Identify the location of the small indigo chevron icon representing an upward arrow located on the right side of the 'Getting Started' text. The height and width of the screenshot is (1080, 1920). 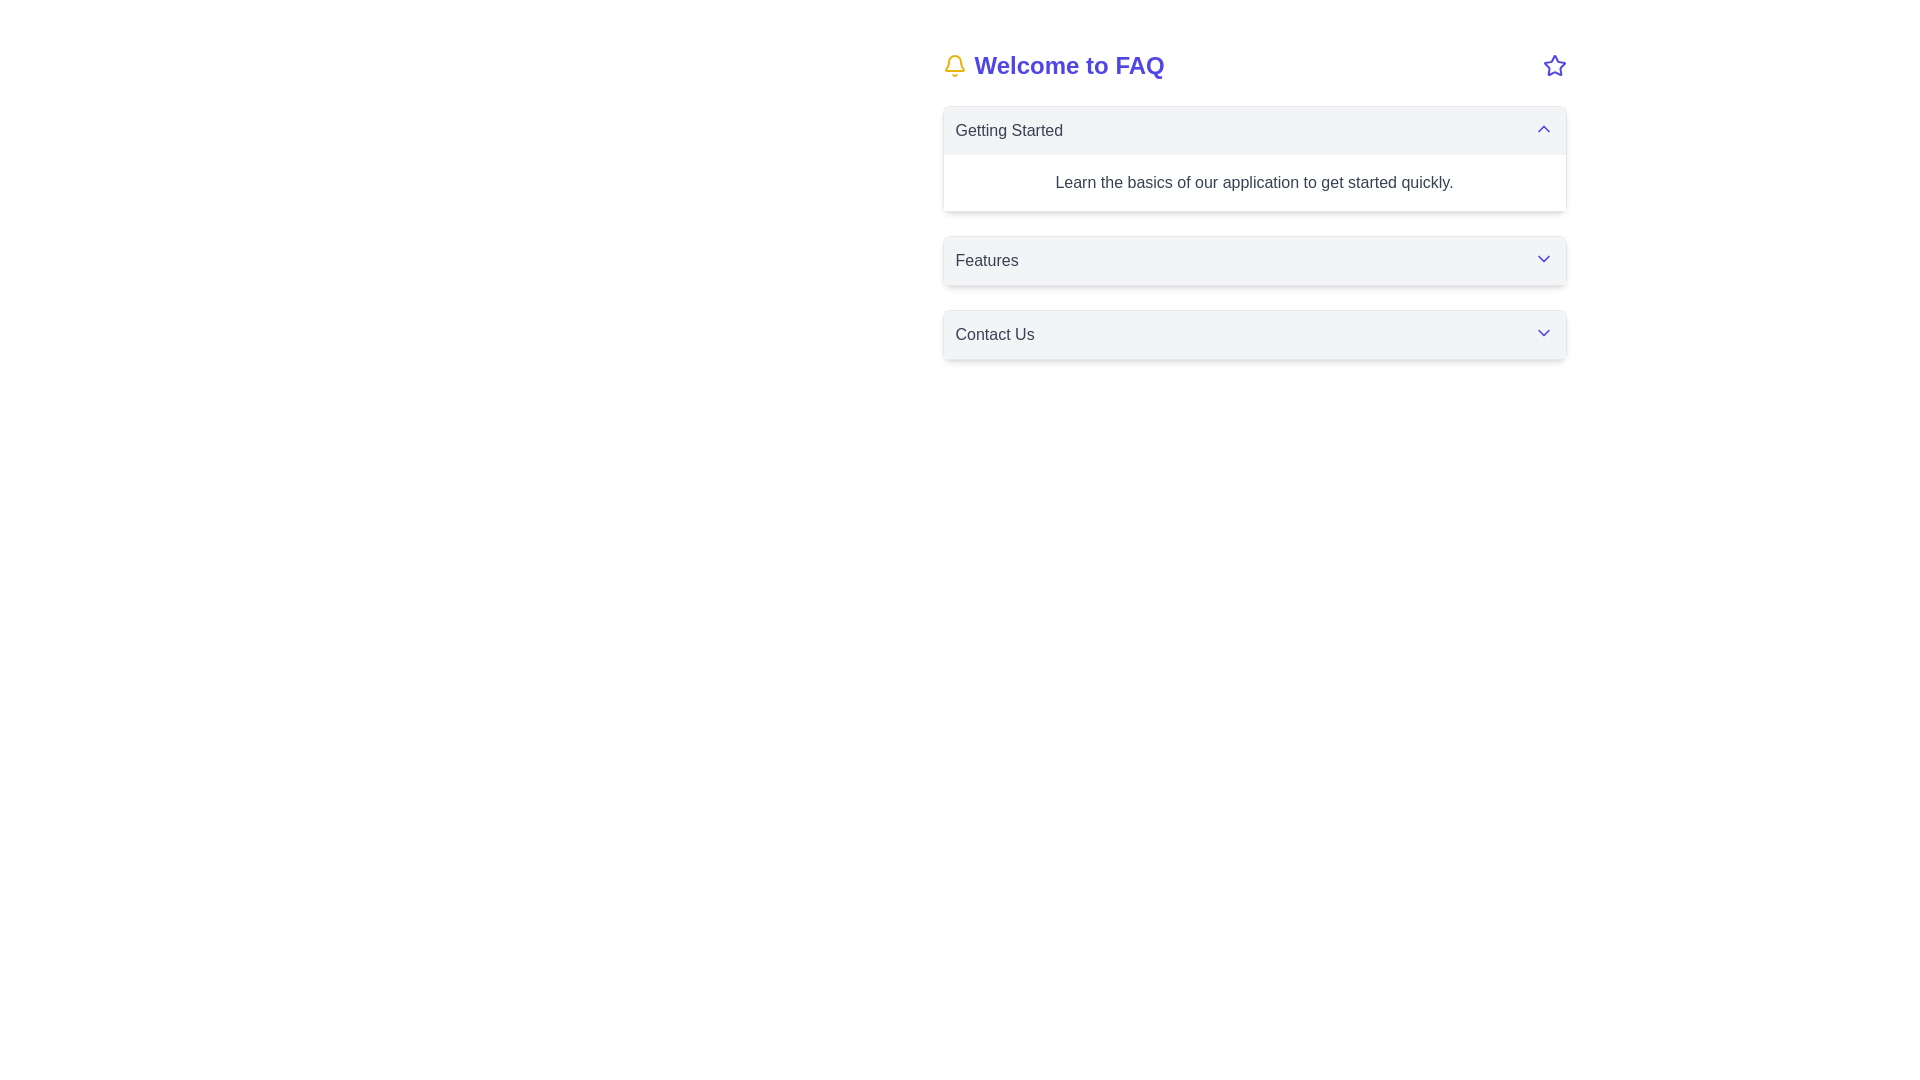
(1542, 128).